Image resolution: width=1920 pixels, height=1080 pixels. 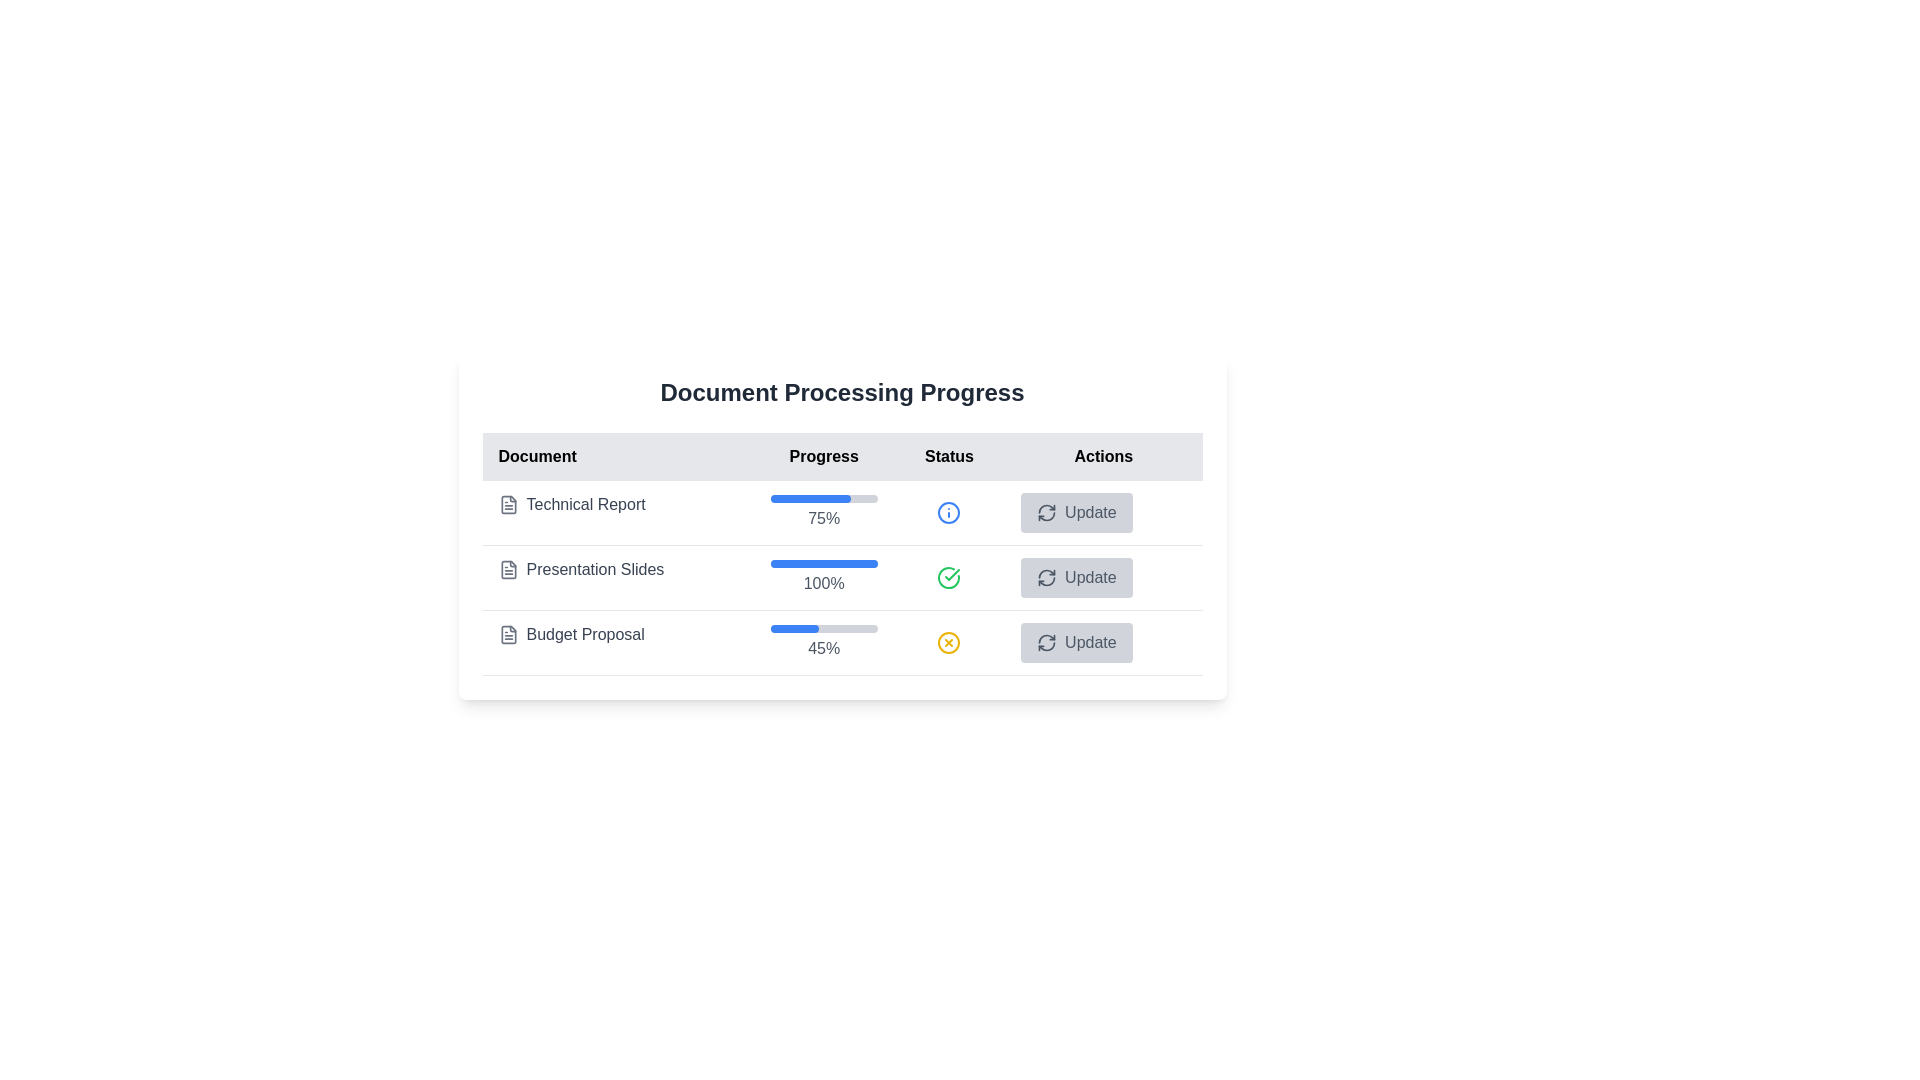 I want to click on the 'Budget Proposal' row in the 'Document Processing Progress' table for potential redirection or actions, so click(x=842, y=643).